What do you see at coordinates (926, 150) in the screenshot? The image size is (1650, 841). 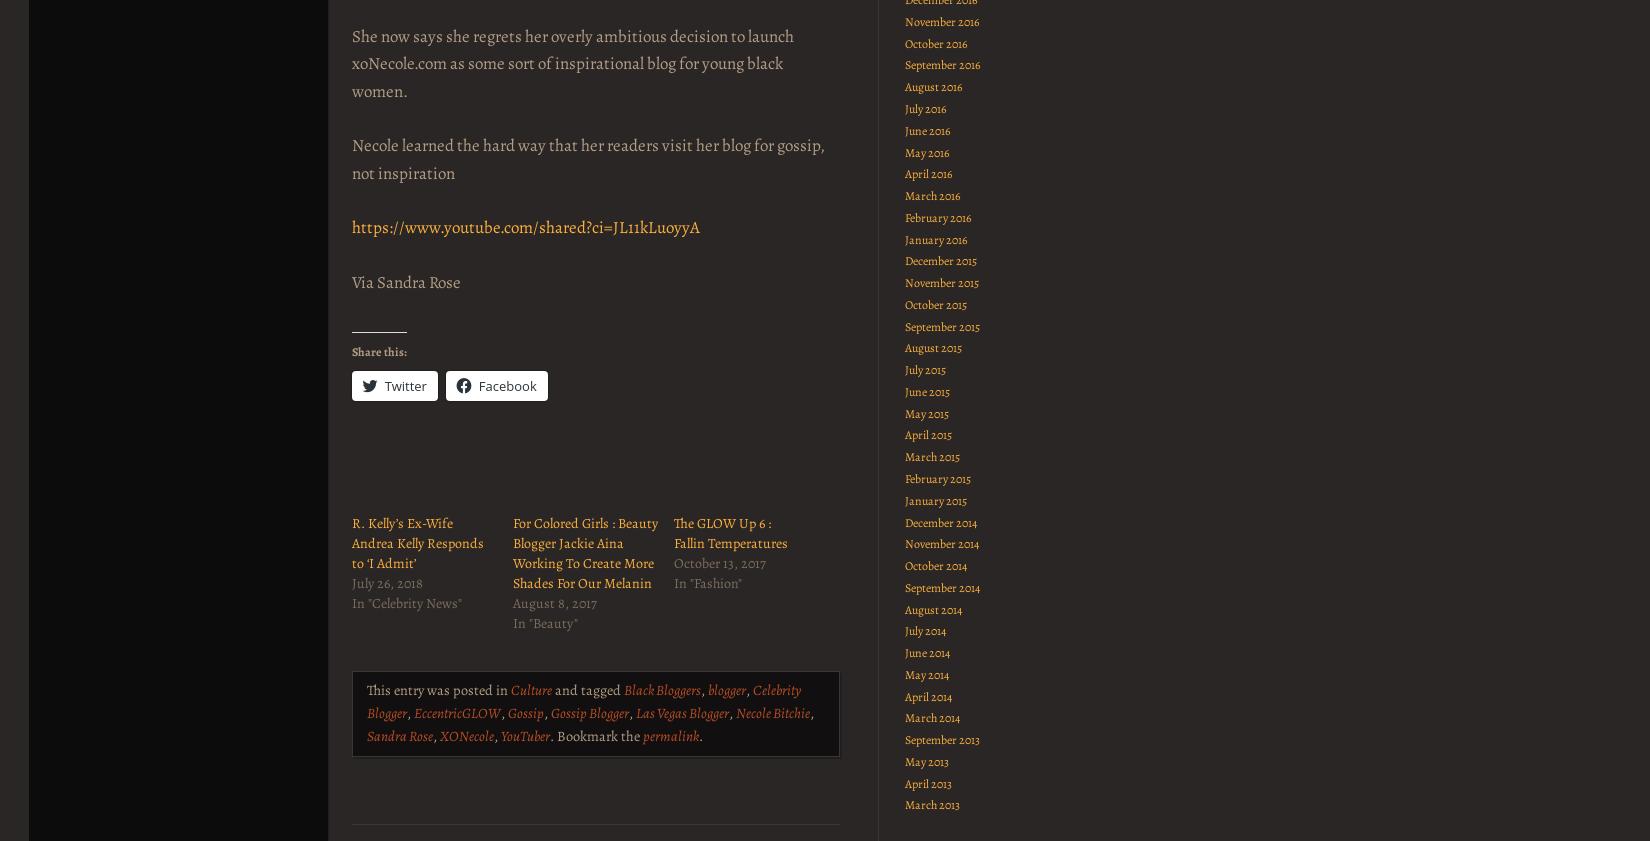 I see `'May 2016'` at bounding box center [926, 150].